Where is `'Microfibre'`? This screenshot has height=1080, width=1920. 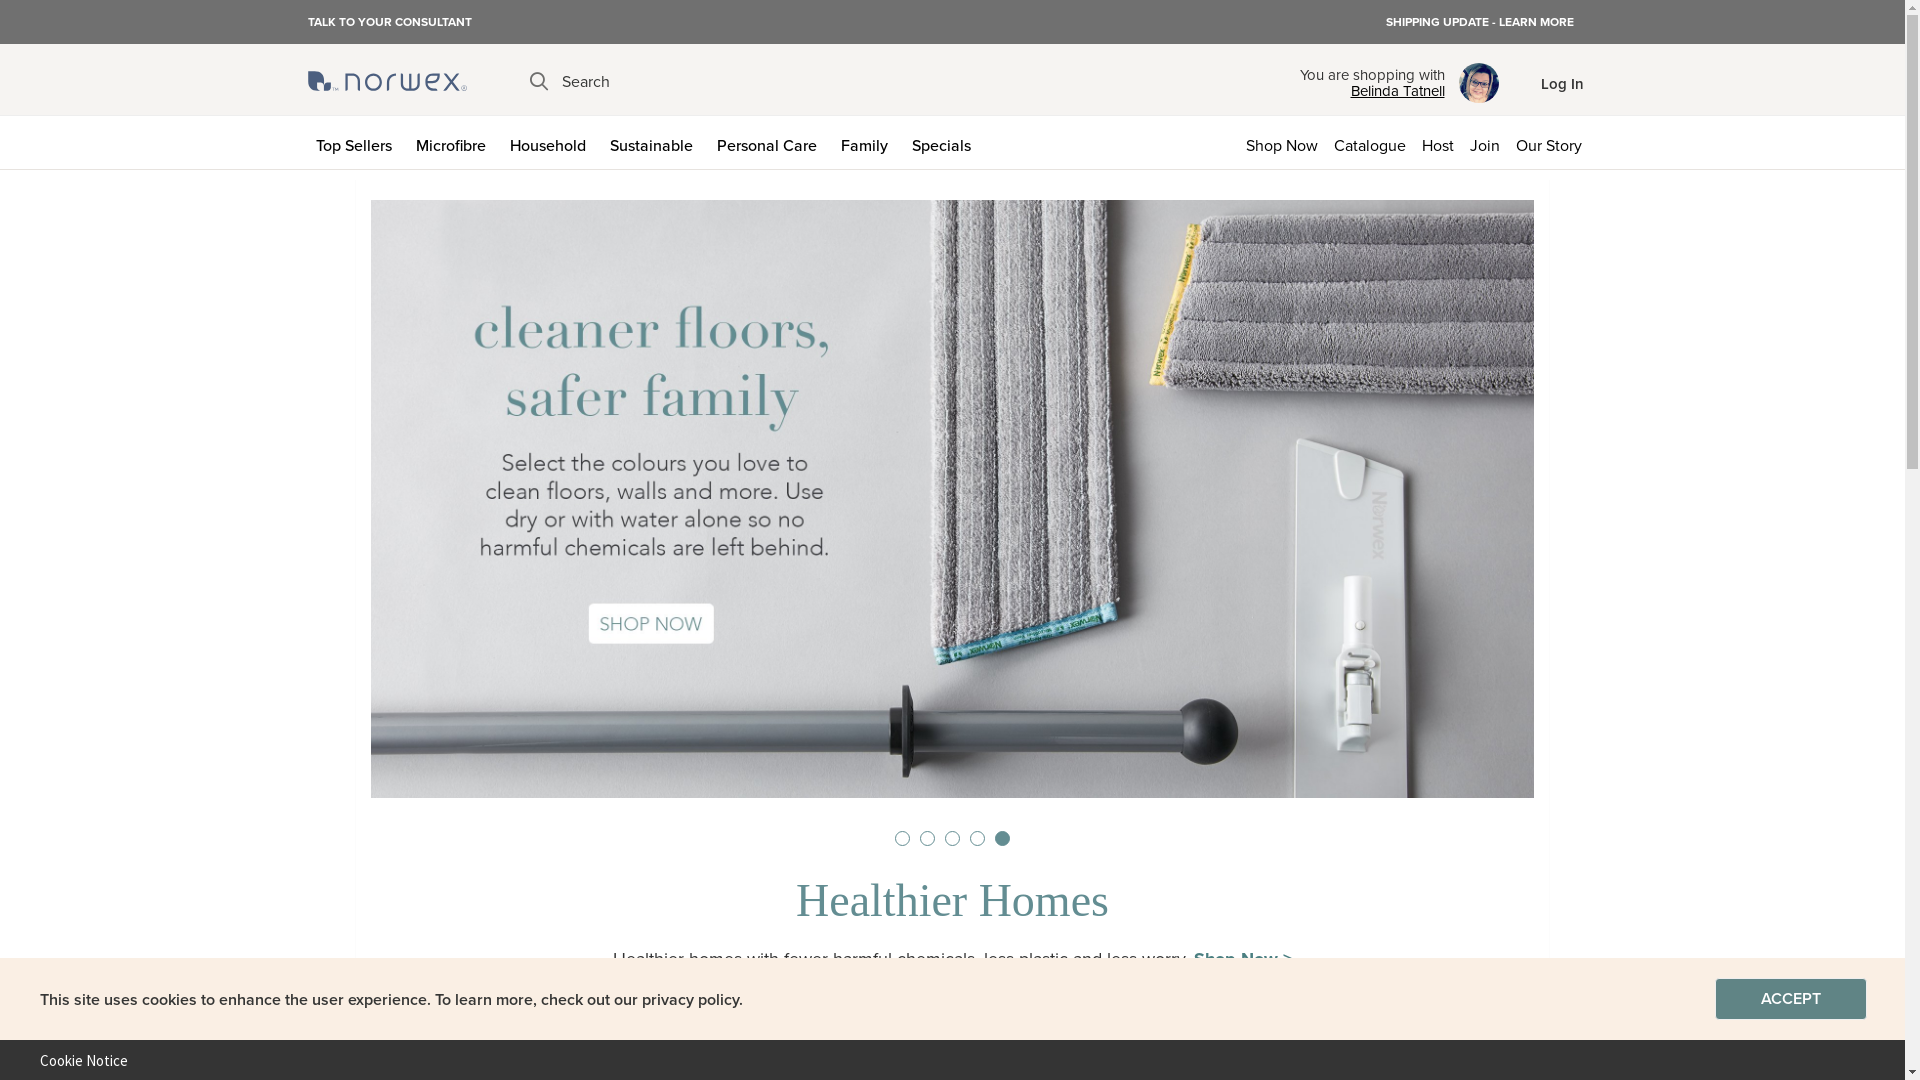 'Microfibre' is located at coordinates (454, 141).